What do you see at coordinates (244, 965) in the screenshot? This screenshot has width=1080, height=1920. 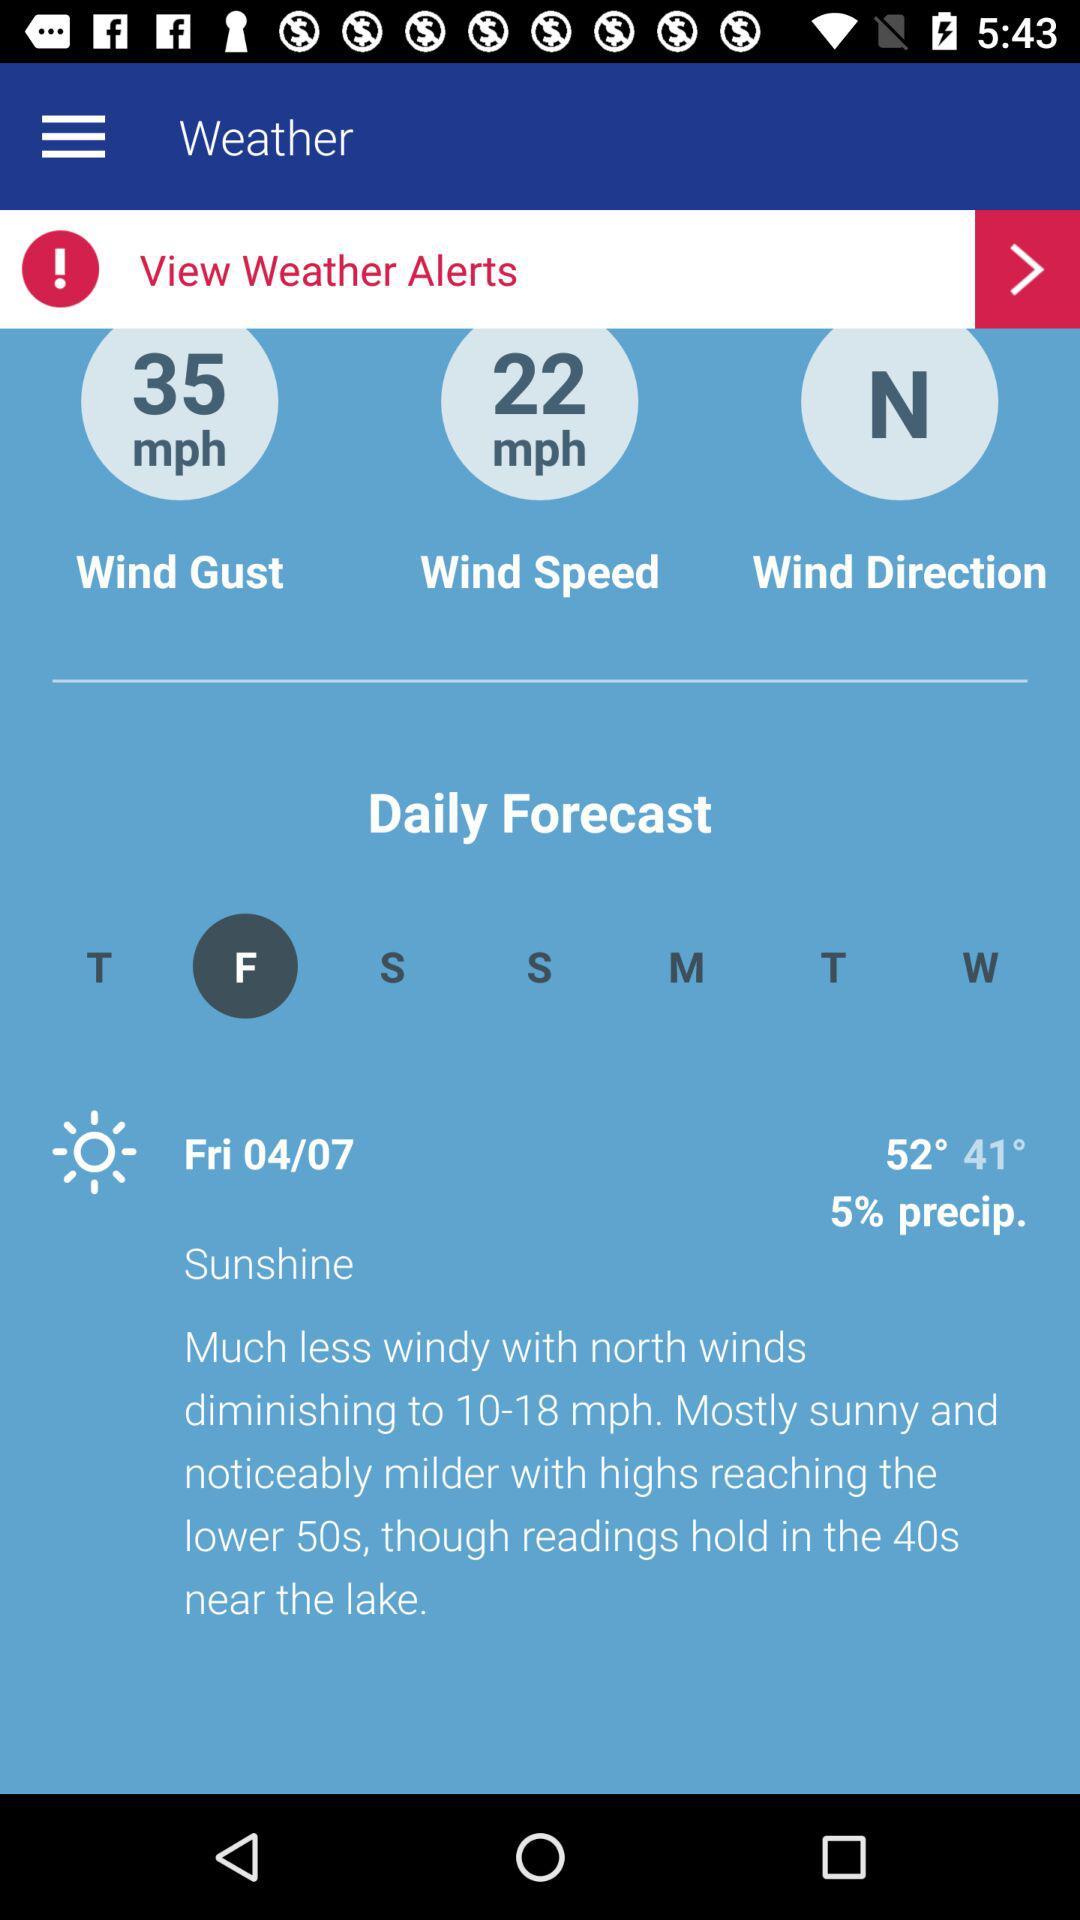 I see `icon next to the s item` at bounding box center [244, 965].